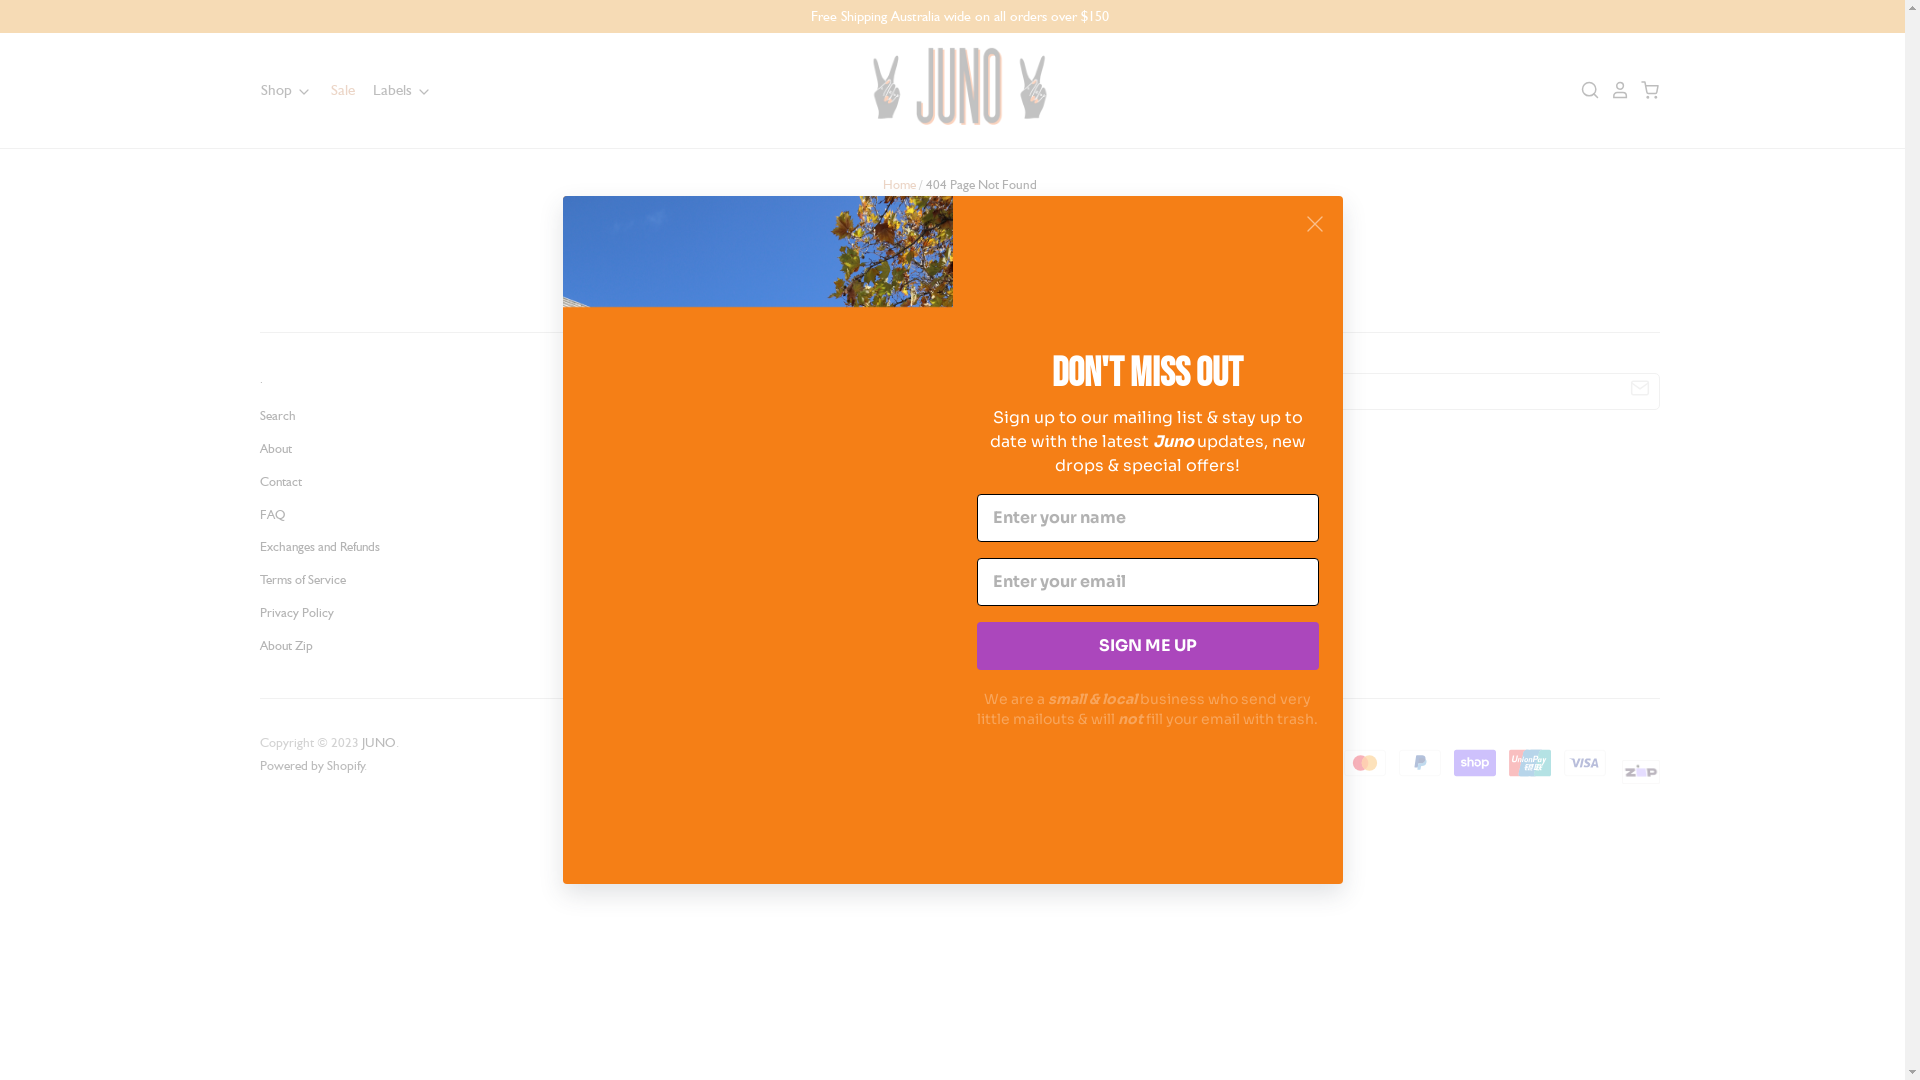  Describe the element at coordinates (1044, 277) in the screenshot. I see `'searching'` at that location.